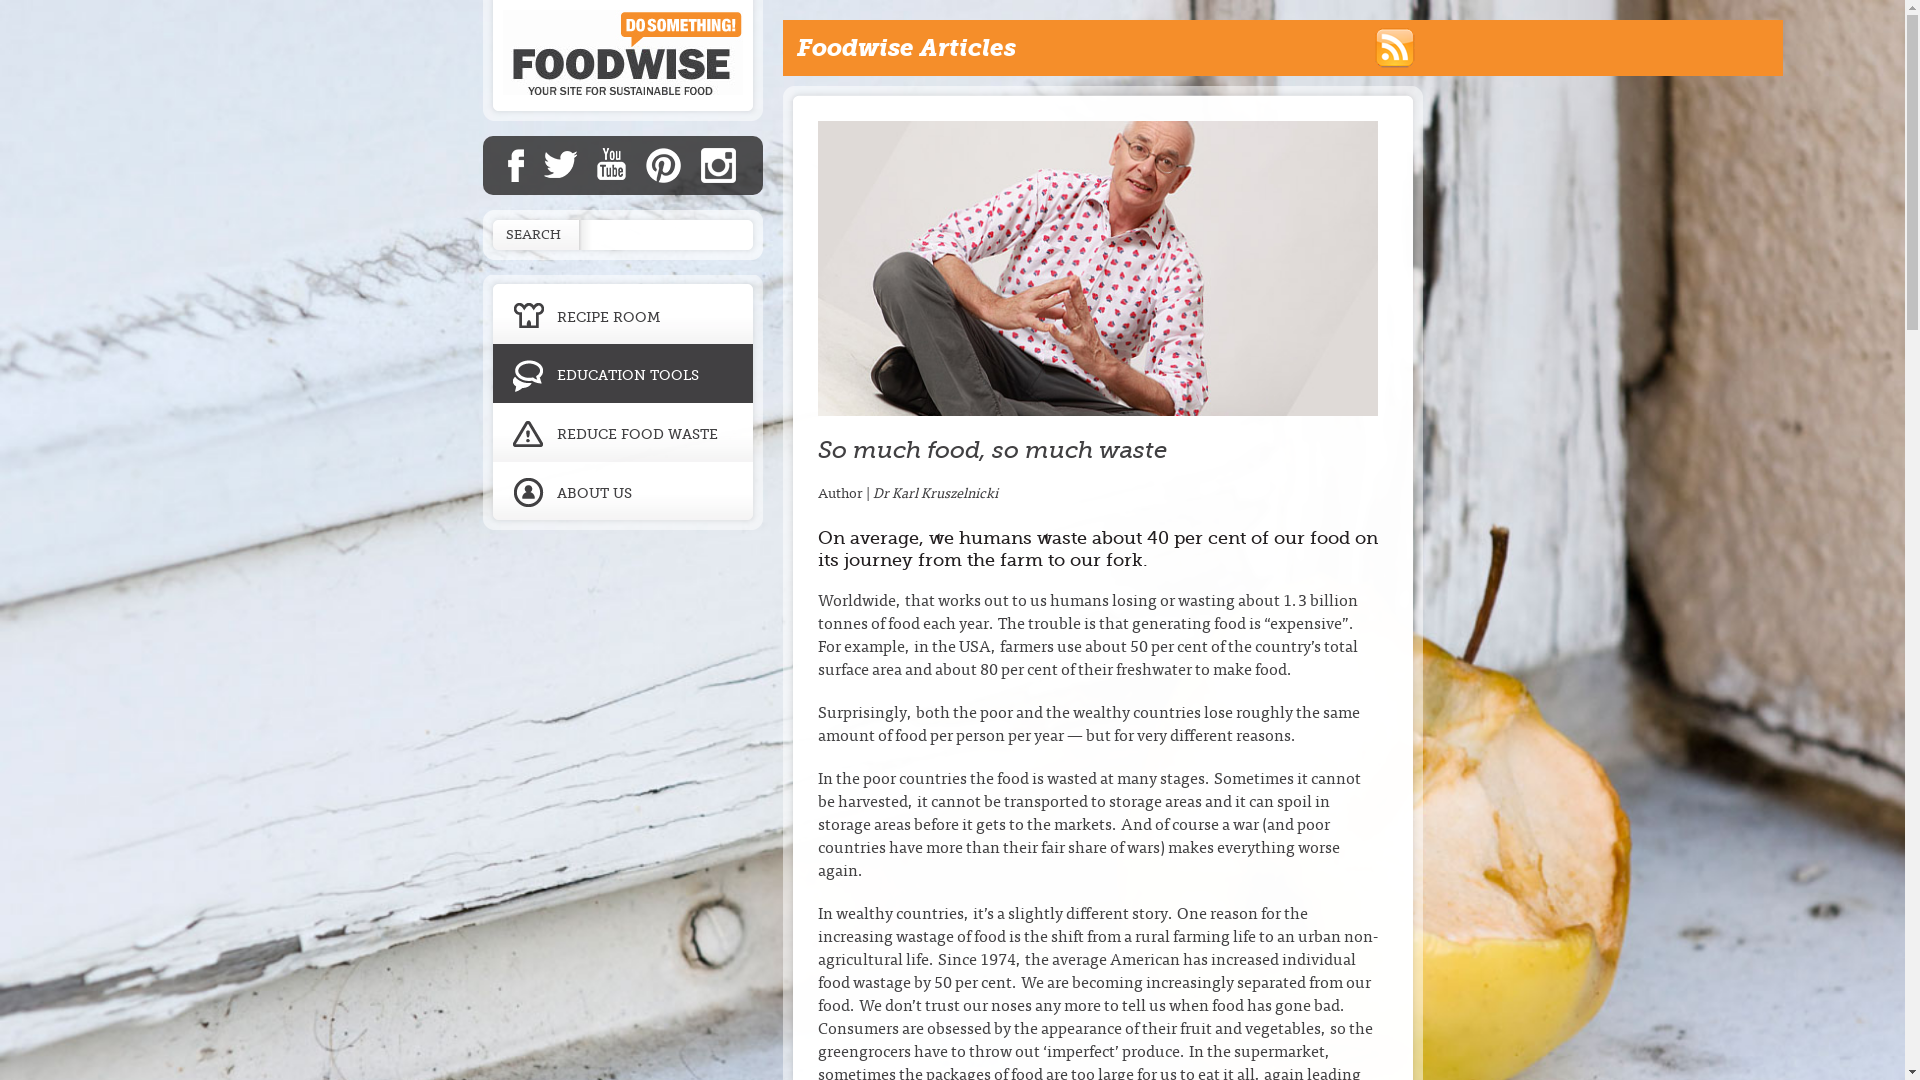  What do you see at coordinates (621, 495) in the screenshot?
I see `'ABOUT US'` at bounding box center [621, 495].